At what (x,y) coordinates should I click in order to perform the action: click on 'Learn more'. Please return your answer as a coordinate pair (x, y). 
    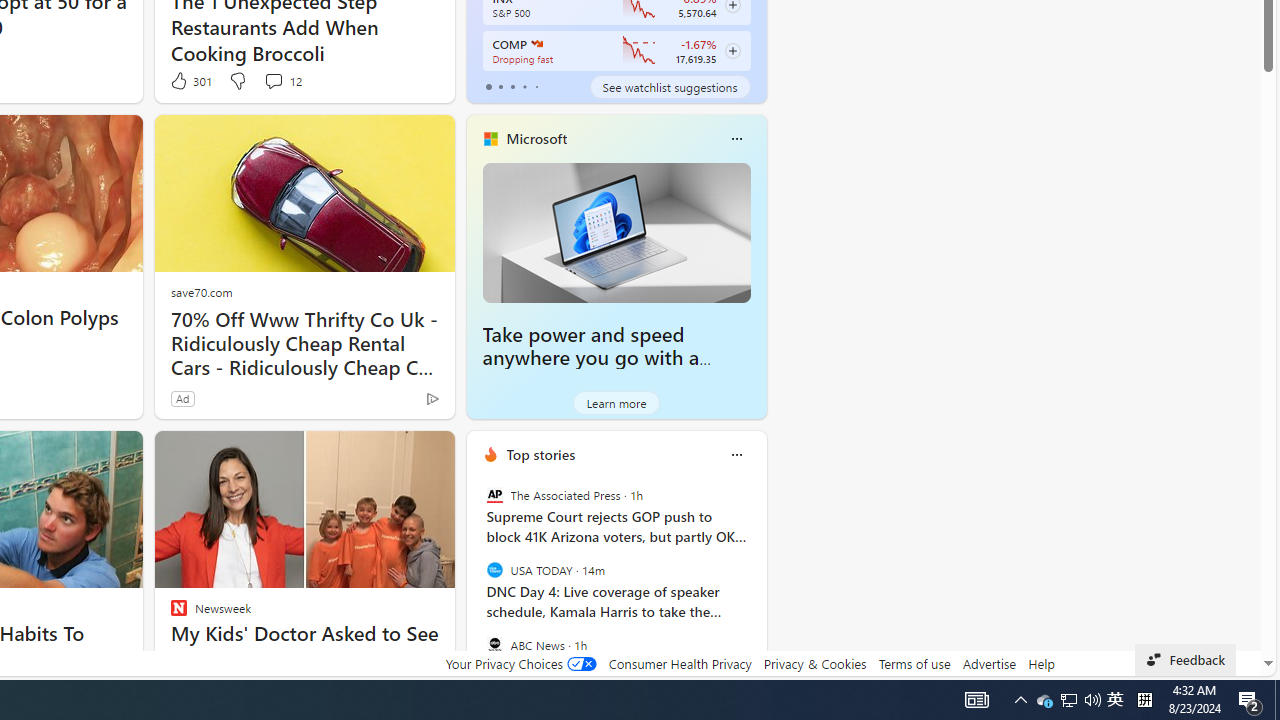
    Looking at the image, I should click on (615, 402).